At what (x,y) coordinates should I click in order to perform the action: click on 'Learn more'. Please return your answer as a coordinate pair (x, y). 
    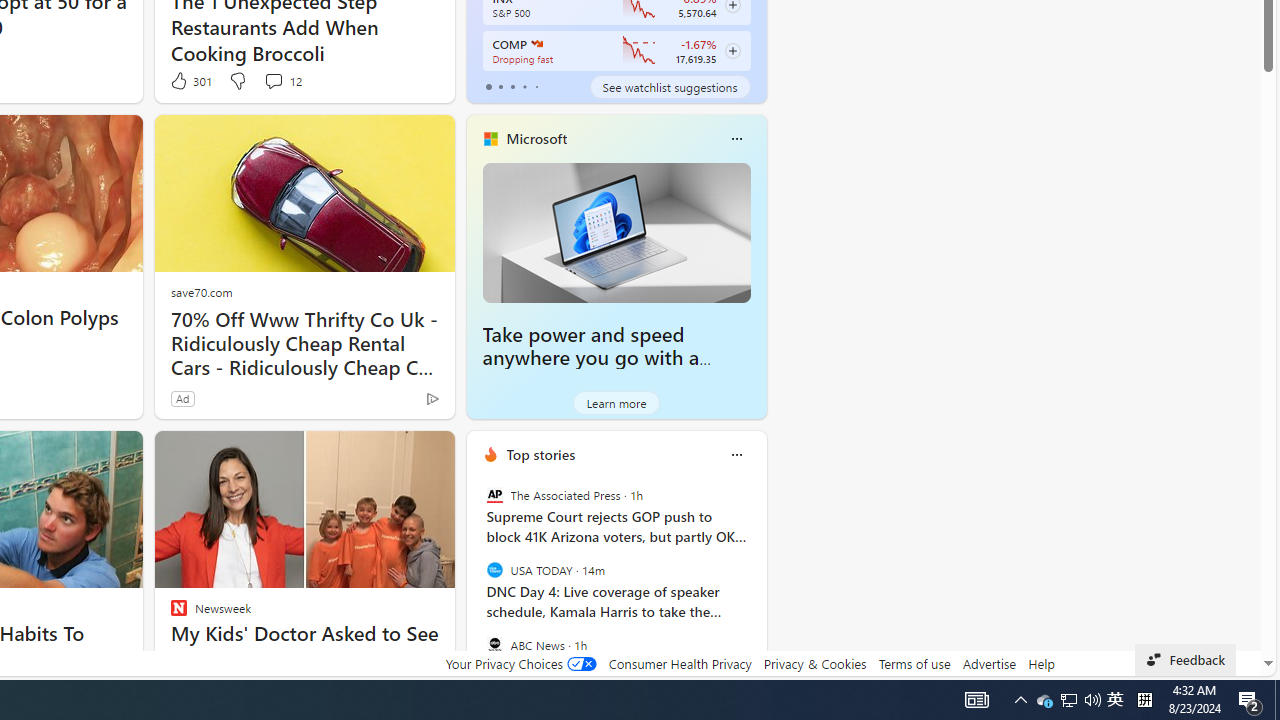
    Looking at the image, I should click on (615, 402).